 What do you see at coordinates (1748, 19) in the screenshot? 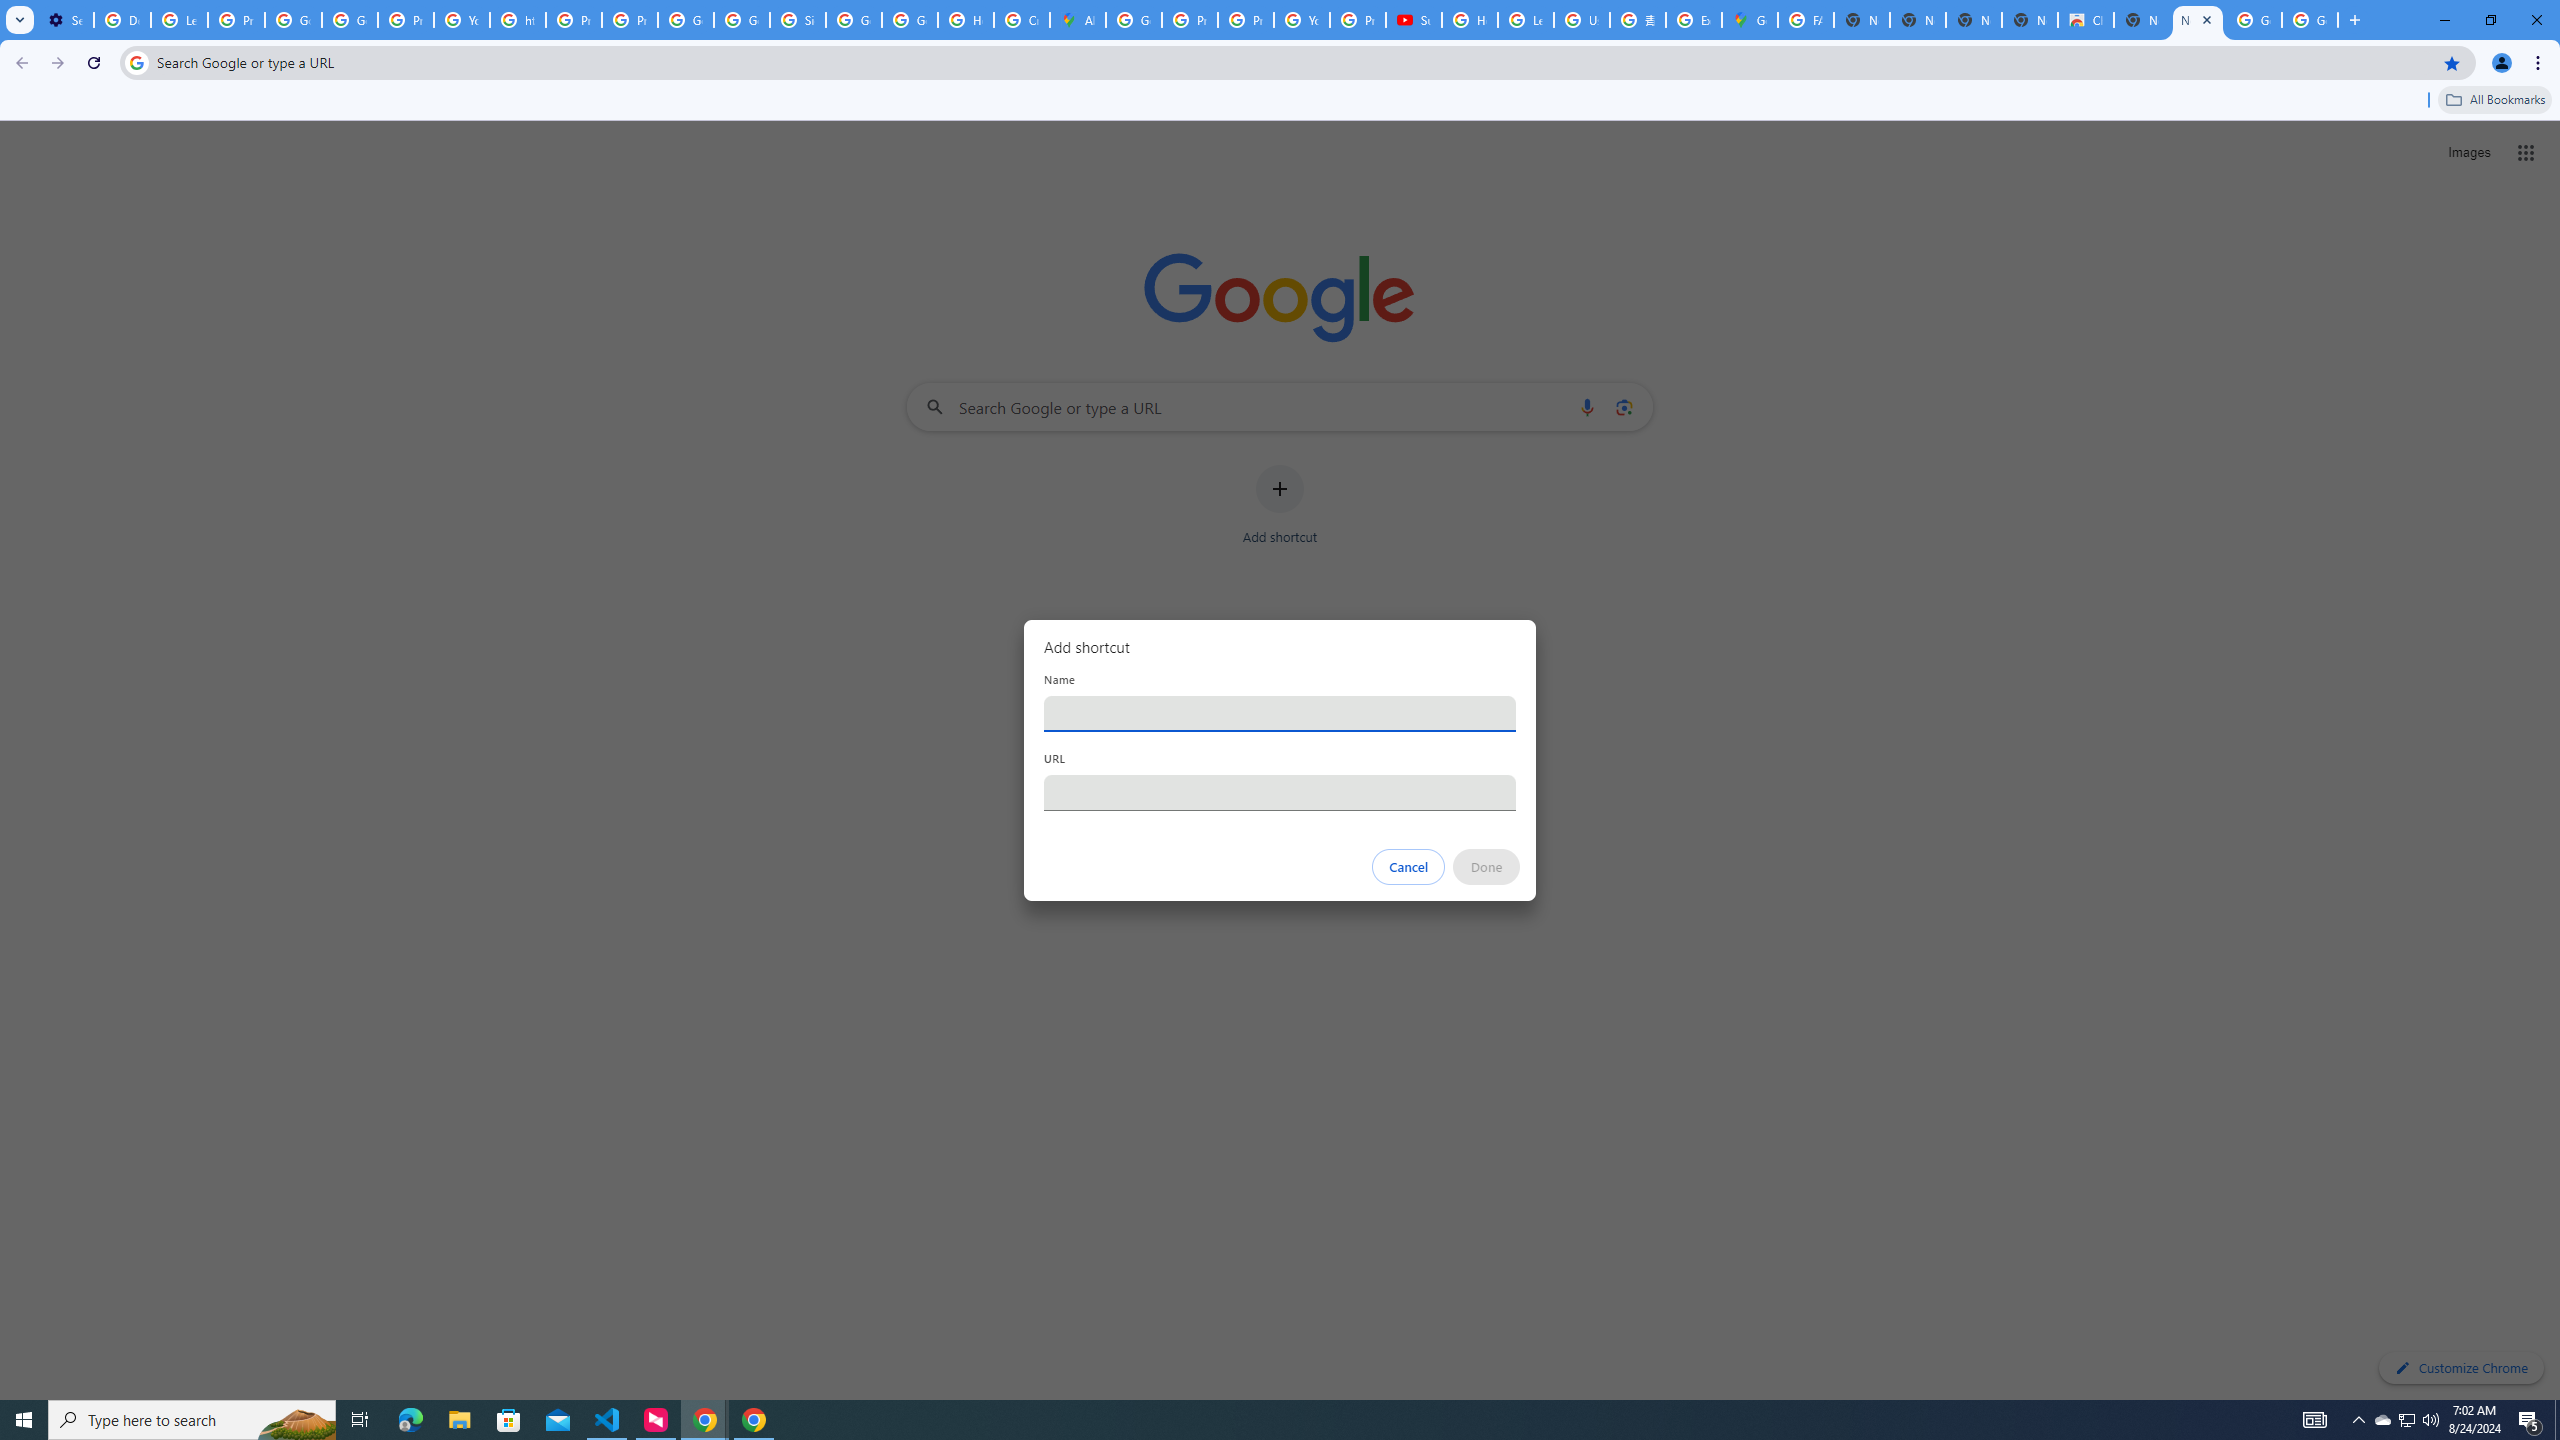
I see `'Google Maps'` at bounding box center [1748, 19].